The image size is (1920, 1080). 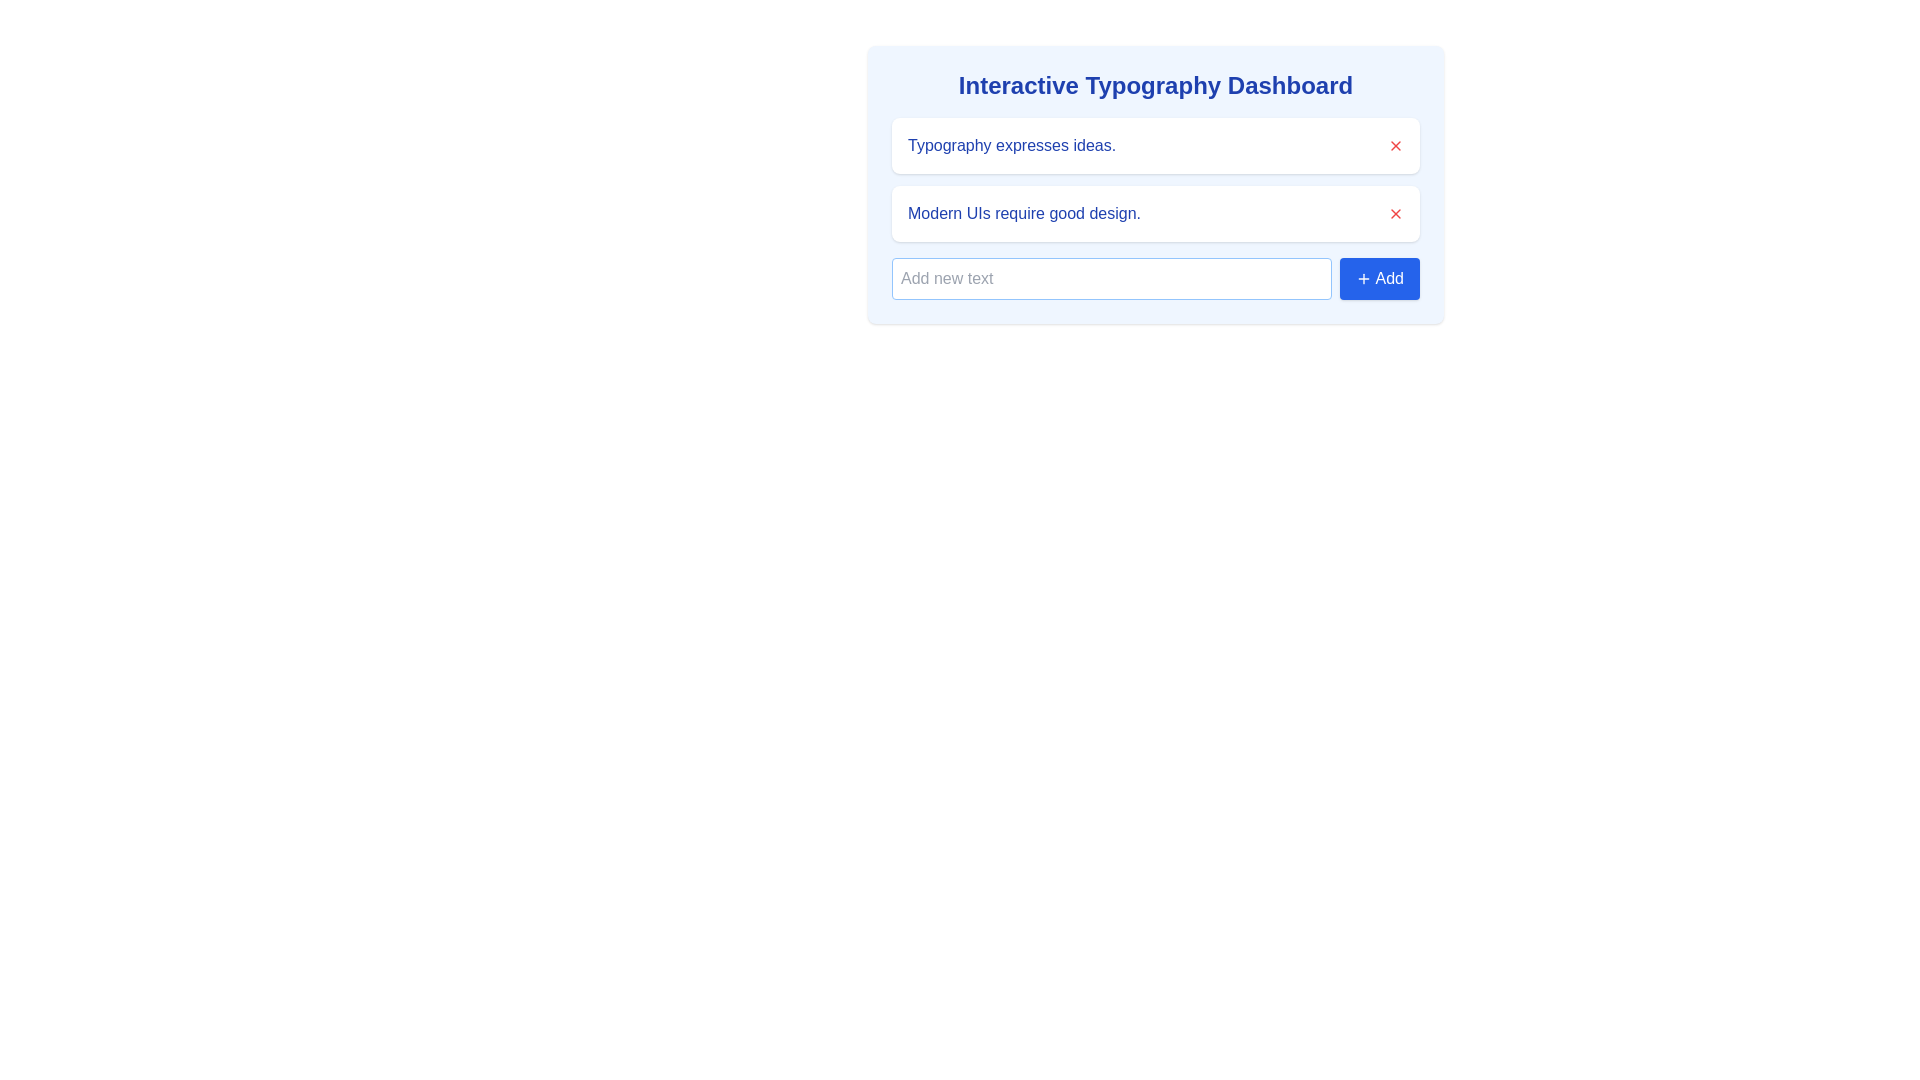 I want to click on the add button located to the right of the text input field in the 'Interactive Typography Dashboard' card layout, so click(x=1378, y=278).